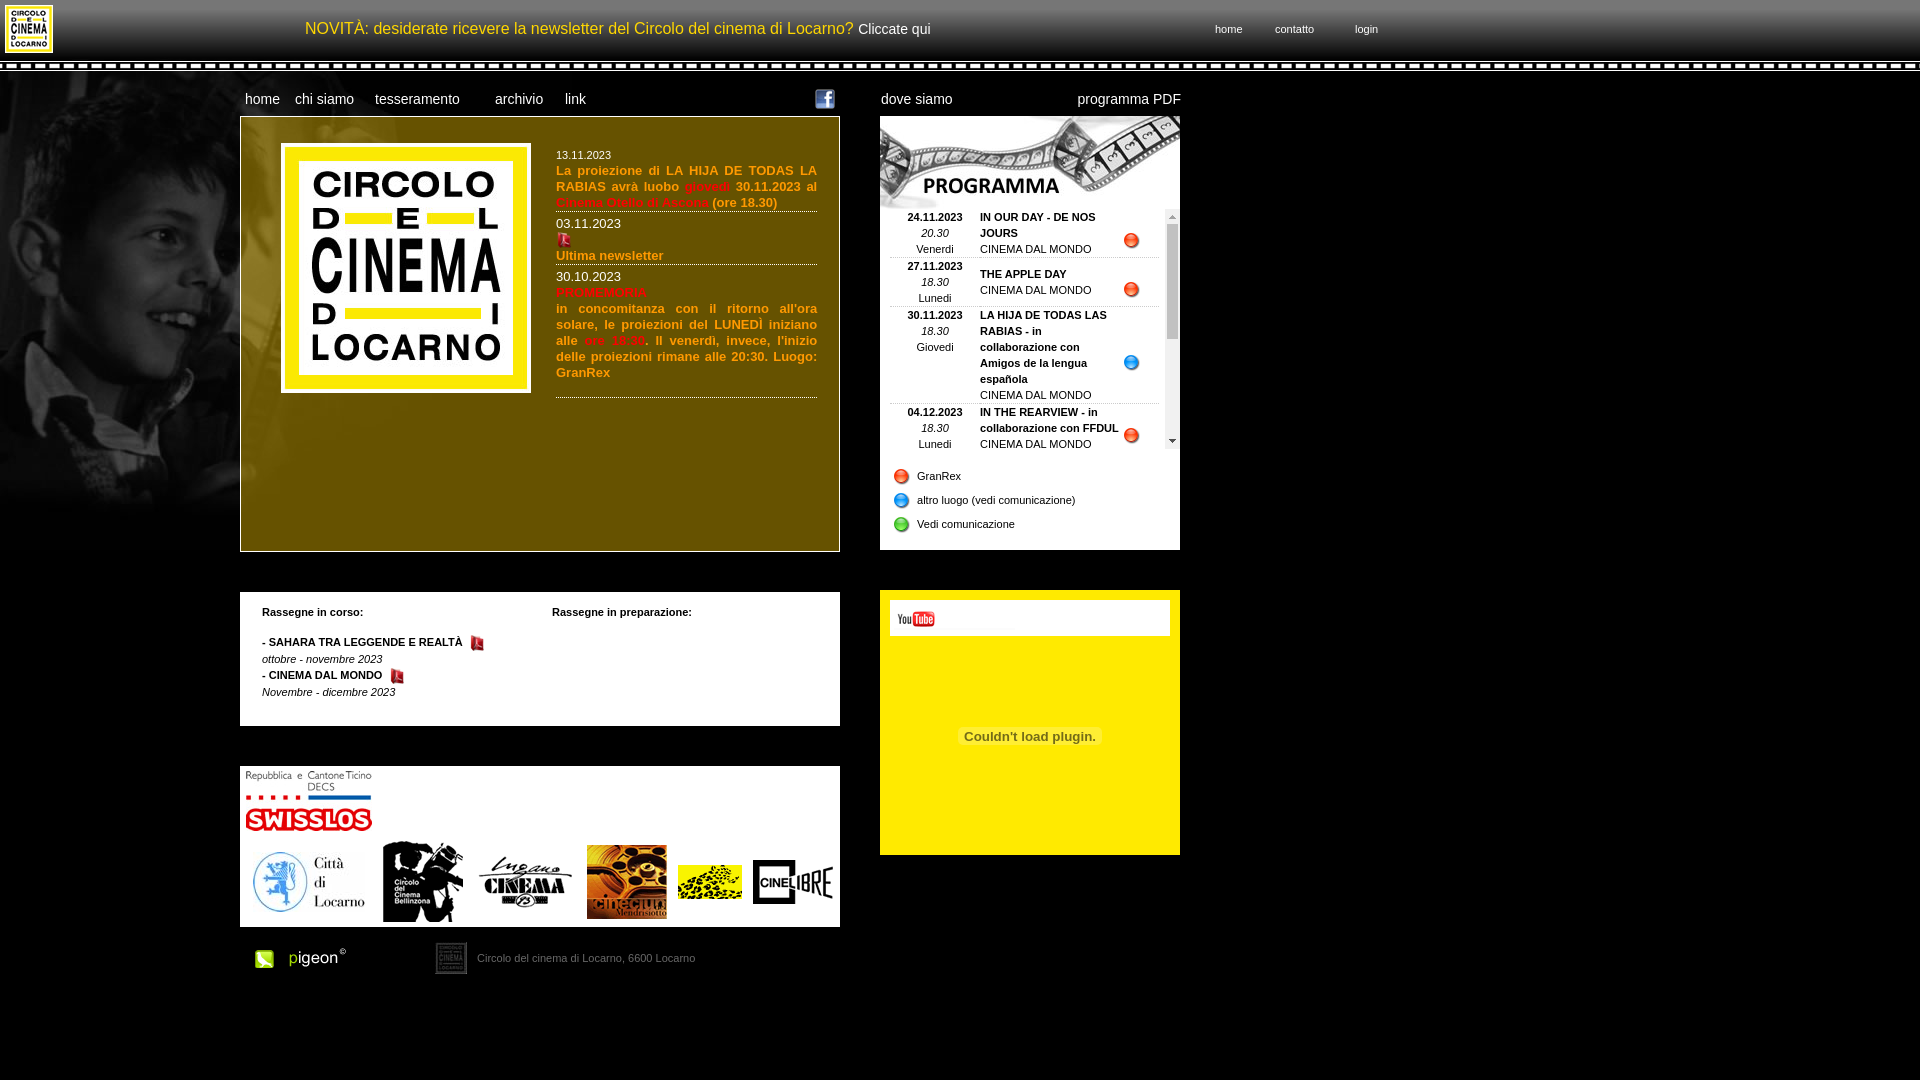  What do you see at coordinates (321, 675) in the screenshot?
I see `'- CINEMA DAL MONDO'` at bounding box center [321, 675].